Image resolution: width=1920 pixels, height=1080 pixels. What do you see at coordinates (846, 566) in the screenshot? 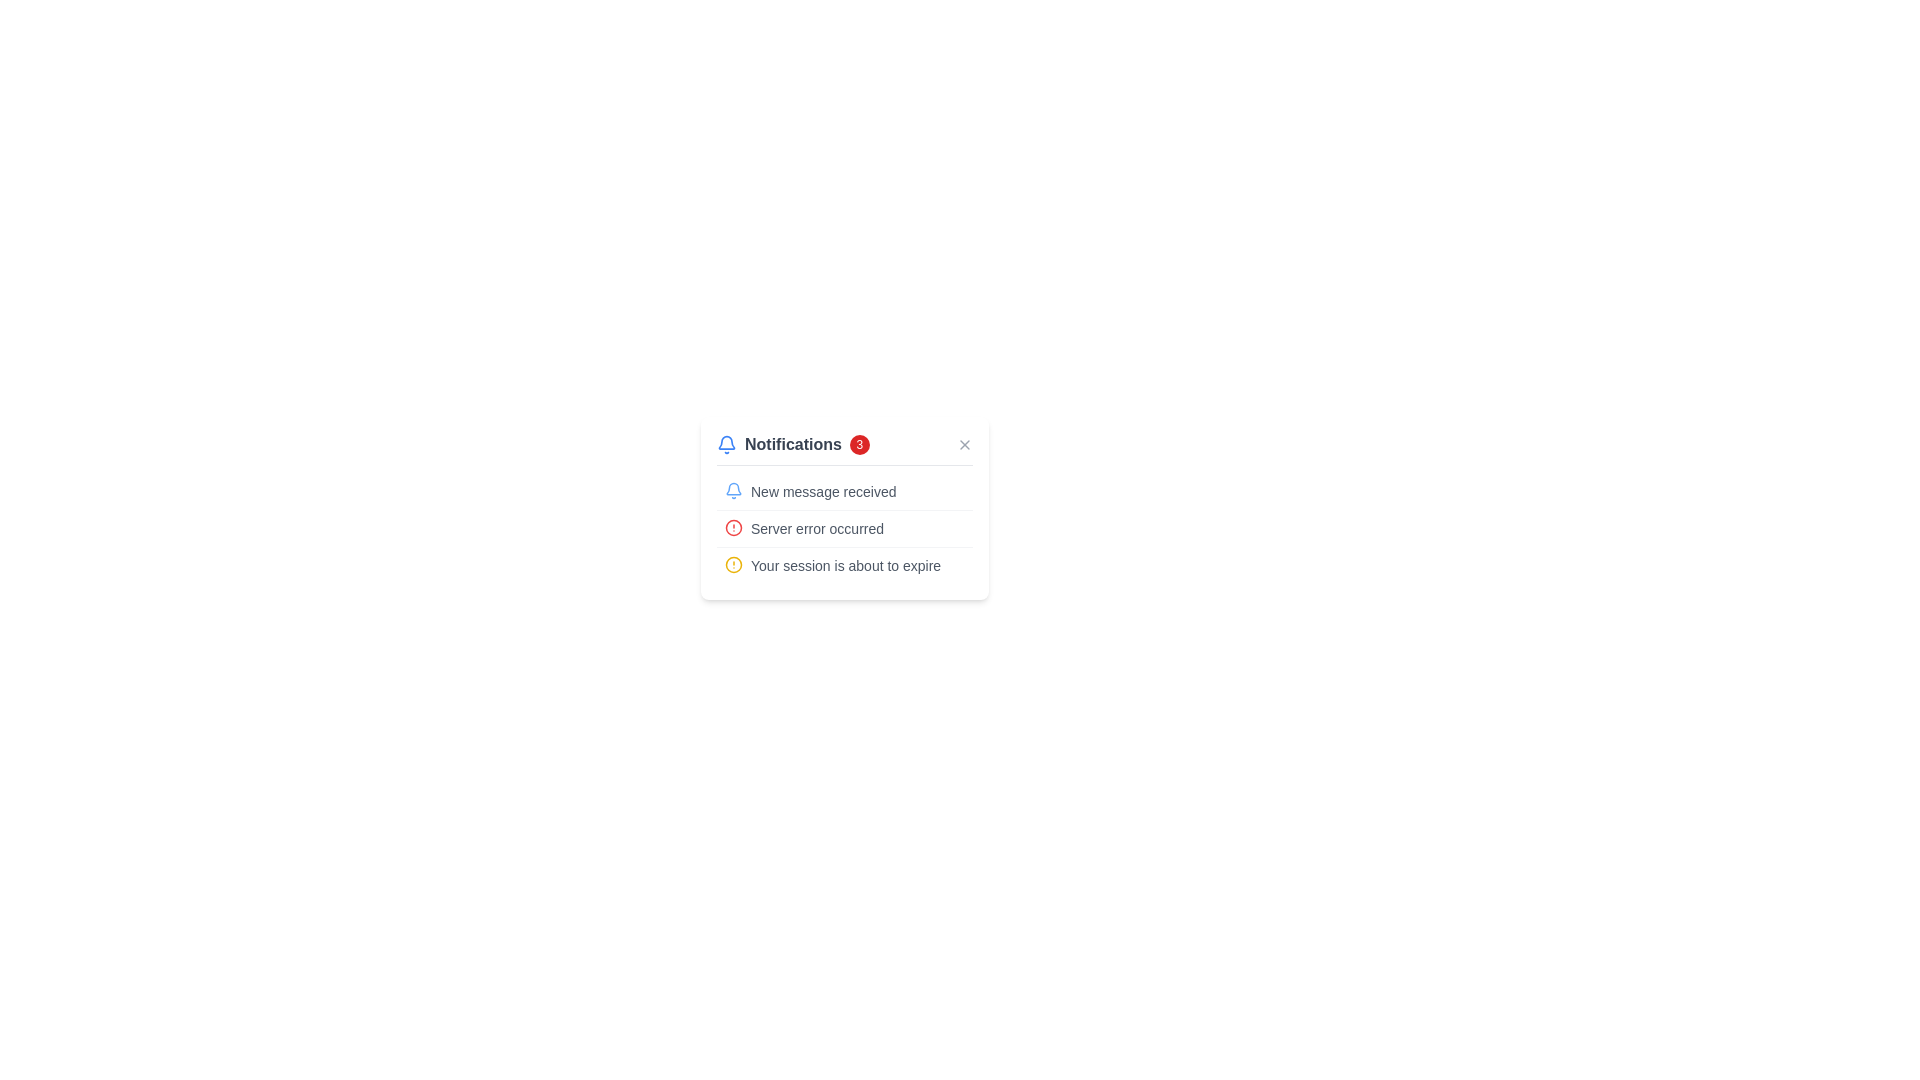
I see `the static text label that provides a notification about impending session expiration, located at the bottom of the notification list under 'Server error occurred' and 'New message received'` at bounding box center [846, 566].